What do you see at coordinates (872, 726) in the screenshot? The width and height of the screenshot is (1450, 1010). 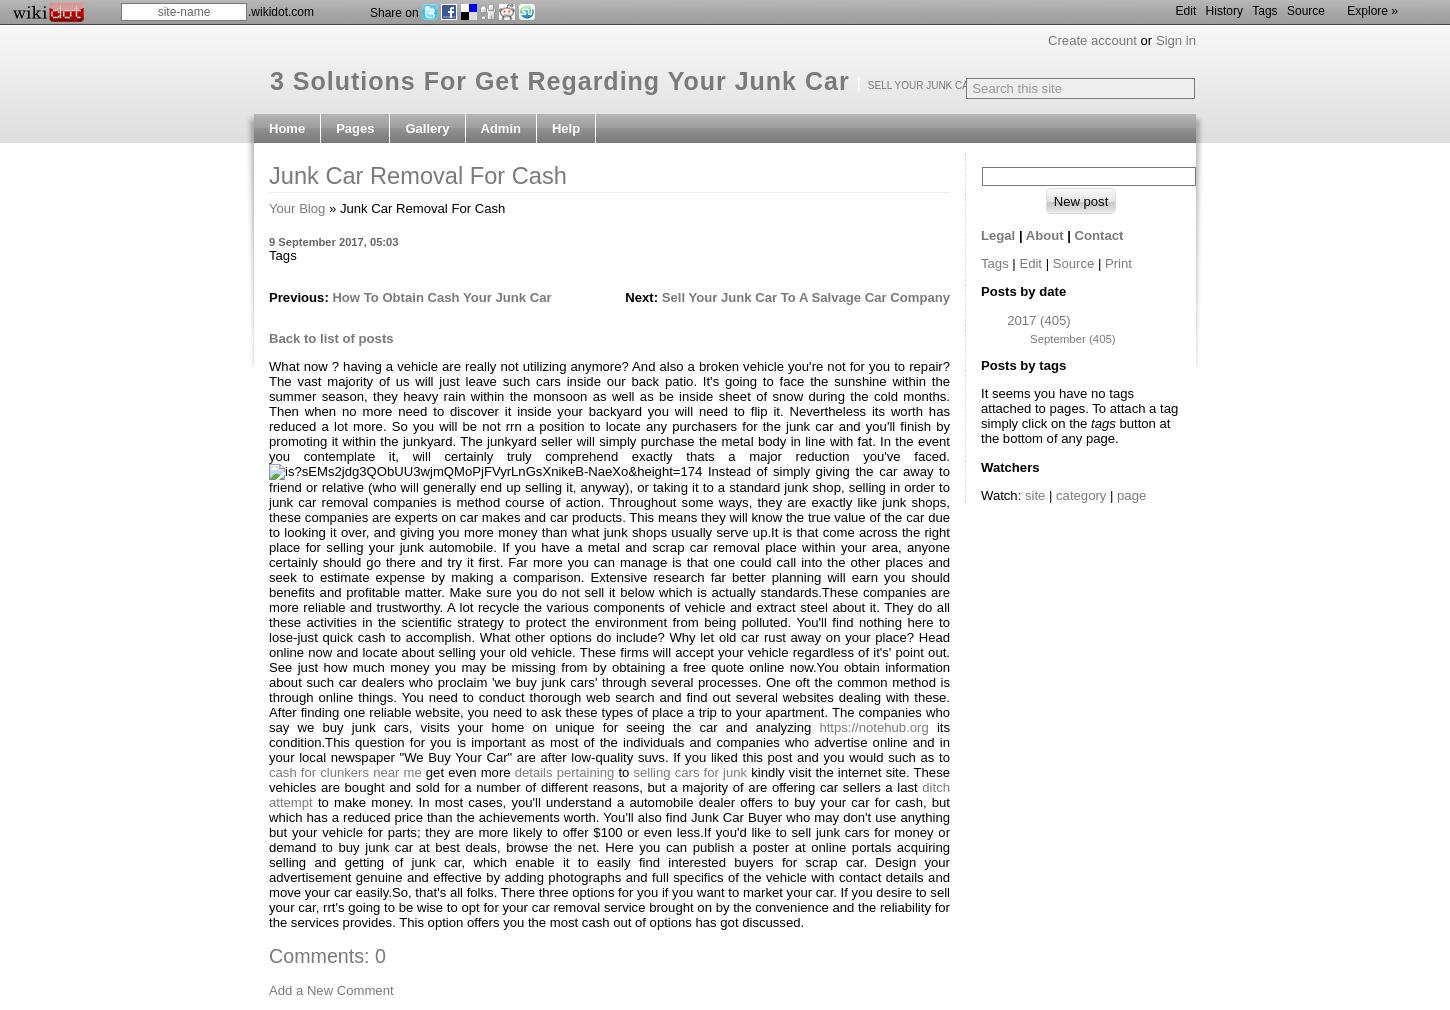 I see `'https://notehub.org'` at bounding box center [872, 726].